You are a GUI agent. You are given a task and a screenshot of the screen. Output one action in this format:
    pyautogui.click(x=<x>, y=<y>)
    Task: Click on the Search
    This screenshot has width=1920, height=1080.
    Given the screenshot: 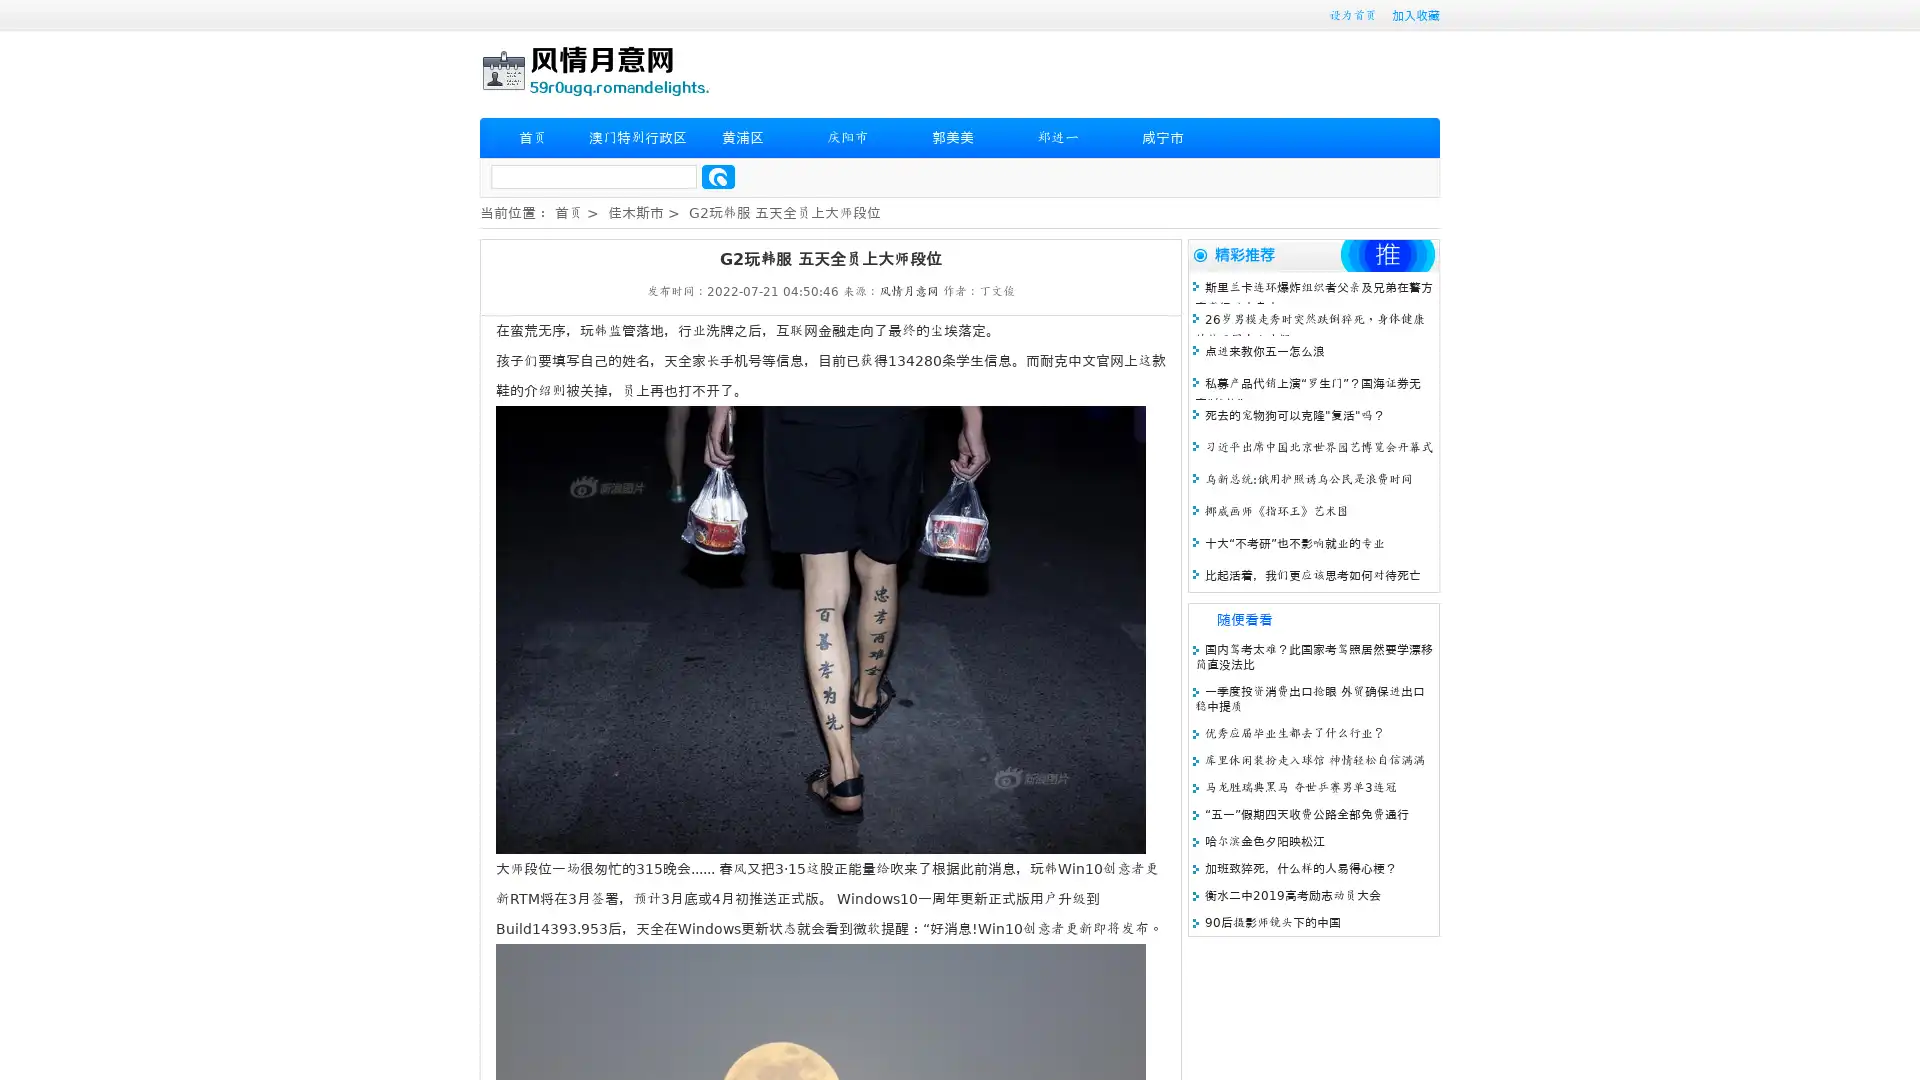 What is the action you would take?
    pyautogui.click(x=718, y=176)
    